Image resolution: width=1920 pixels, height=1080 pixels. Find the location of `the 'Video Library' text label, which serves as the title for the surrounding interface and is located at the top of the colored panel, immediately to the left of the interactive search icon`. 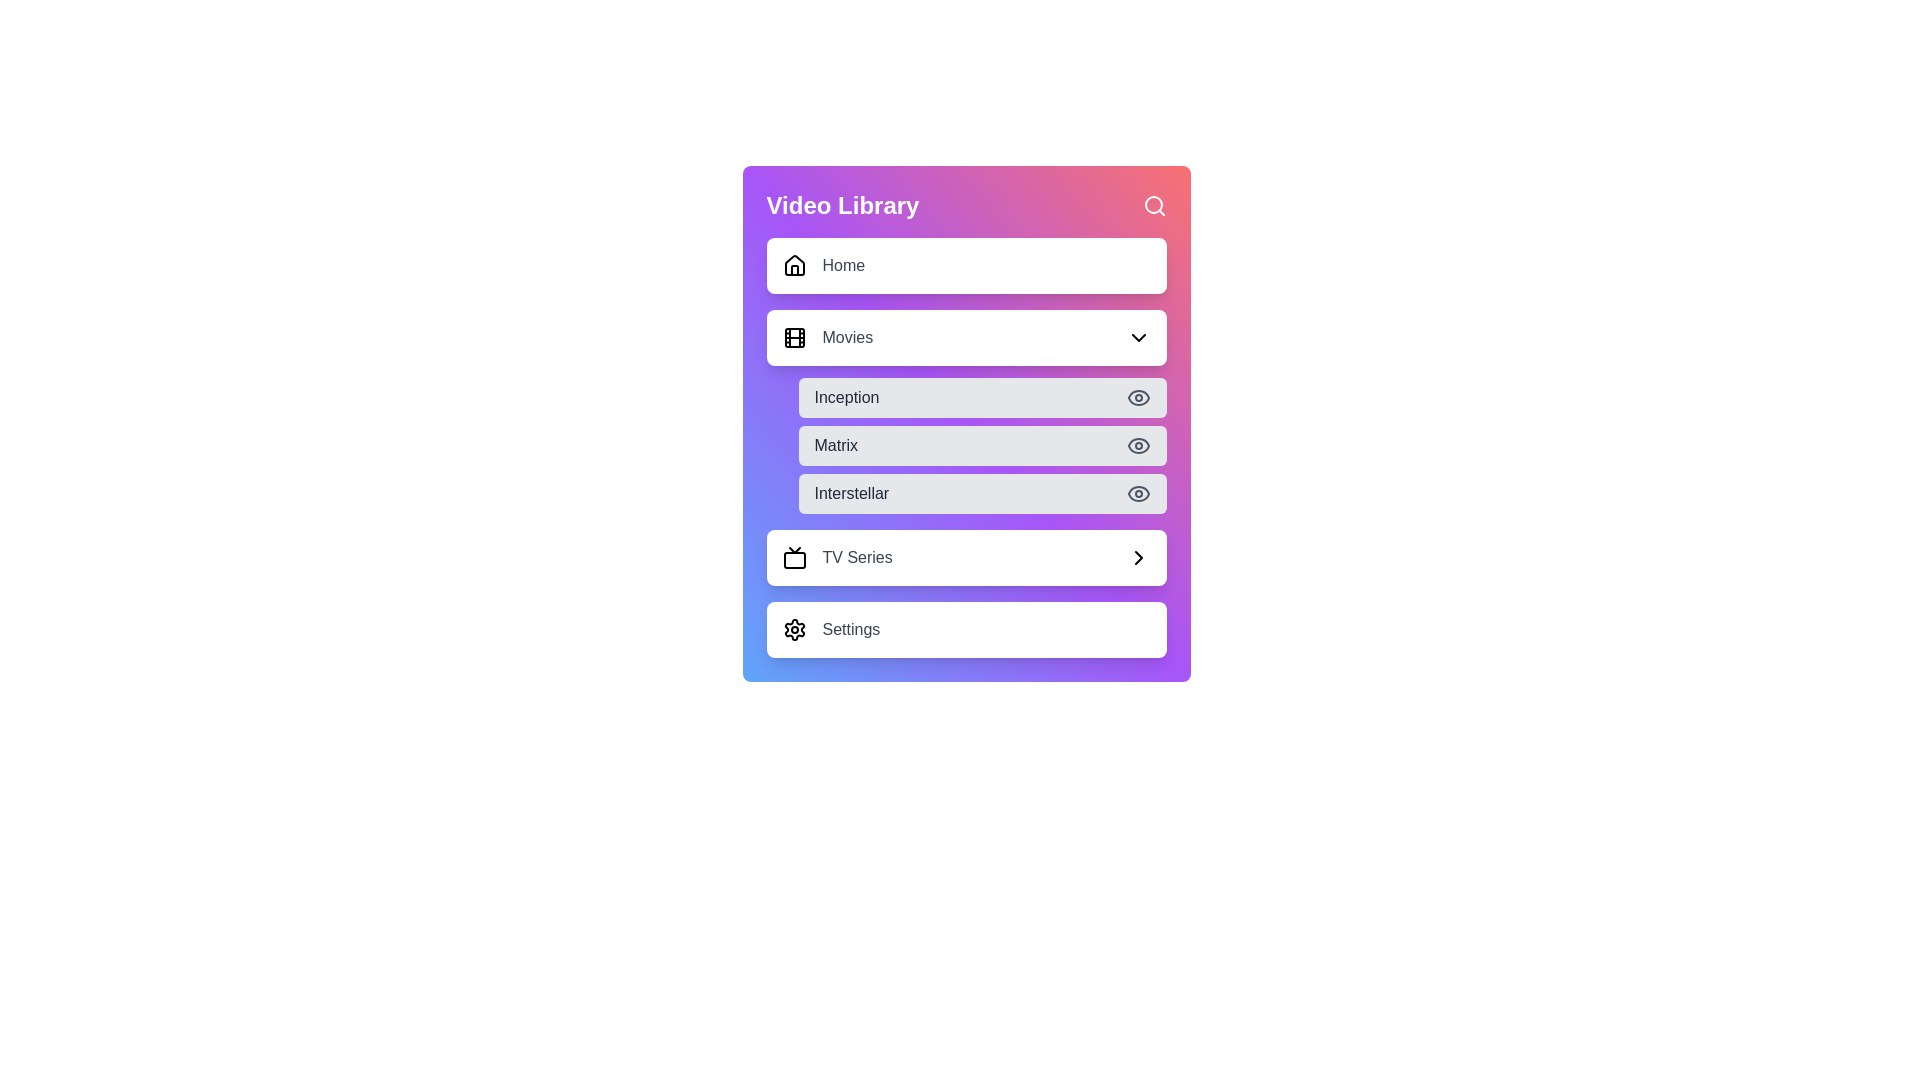

the 'Video Library' text label, which serves as the title for the surrounding interface and is located at the top of the colored panel, immediately to the left of the interactive search icon is located at coordinates (843, 205).